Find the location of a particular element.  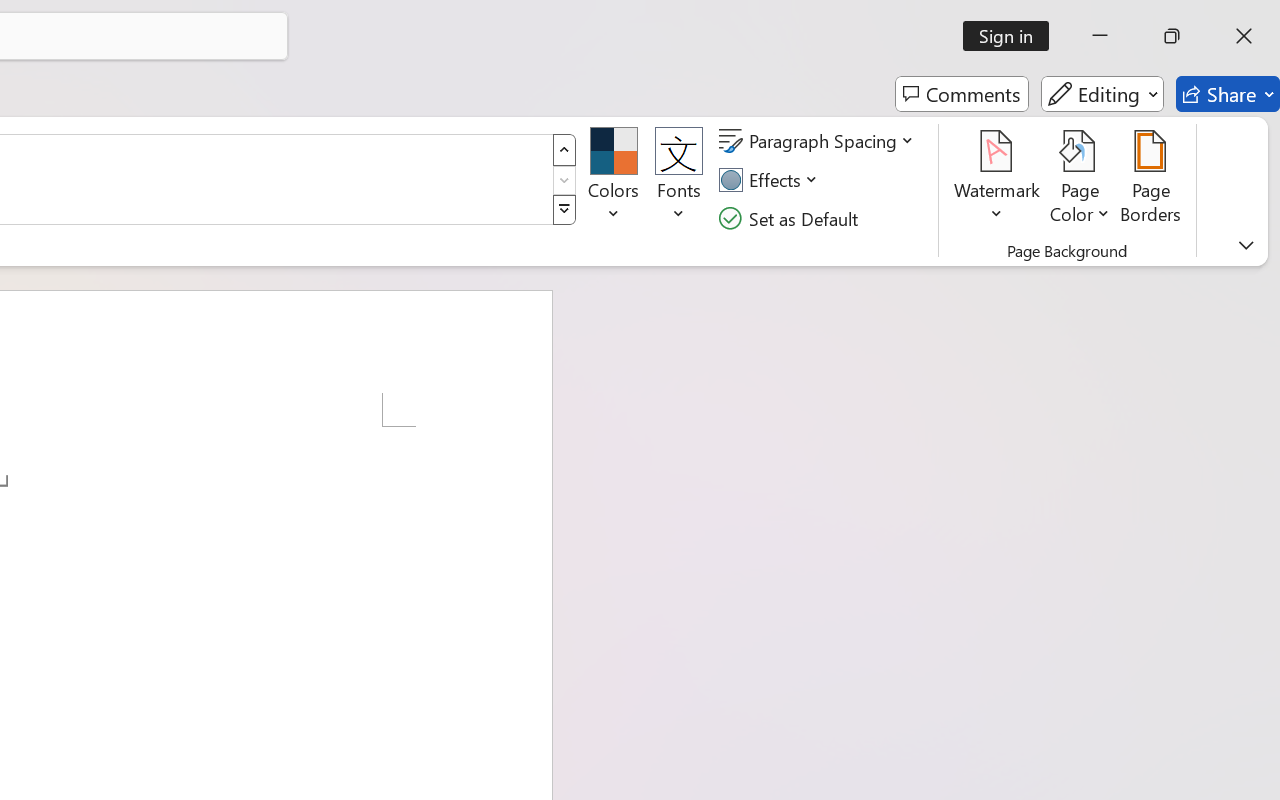

'Set as Default' is located at coordinates (790, 218).